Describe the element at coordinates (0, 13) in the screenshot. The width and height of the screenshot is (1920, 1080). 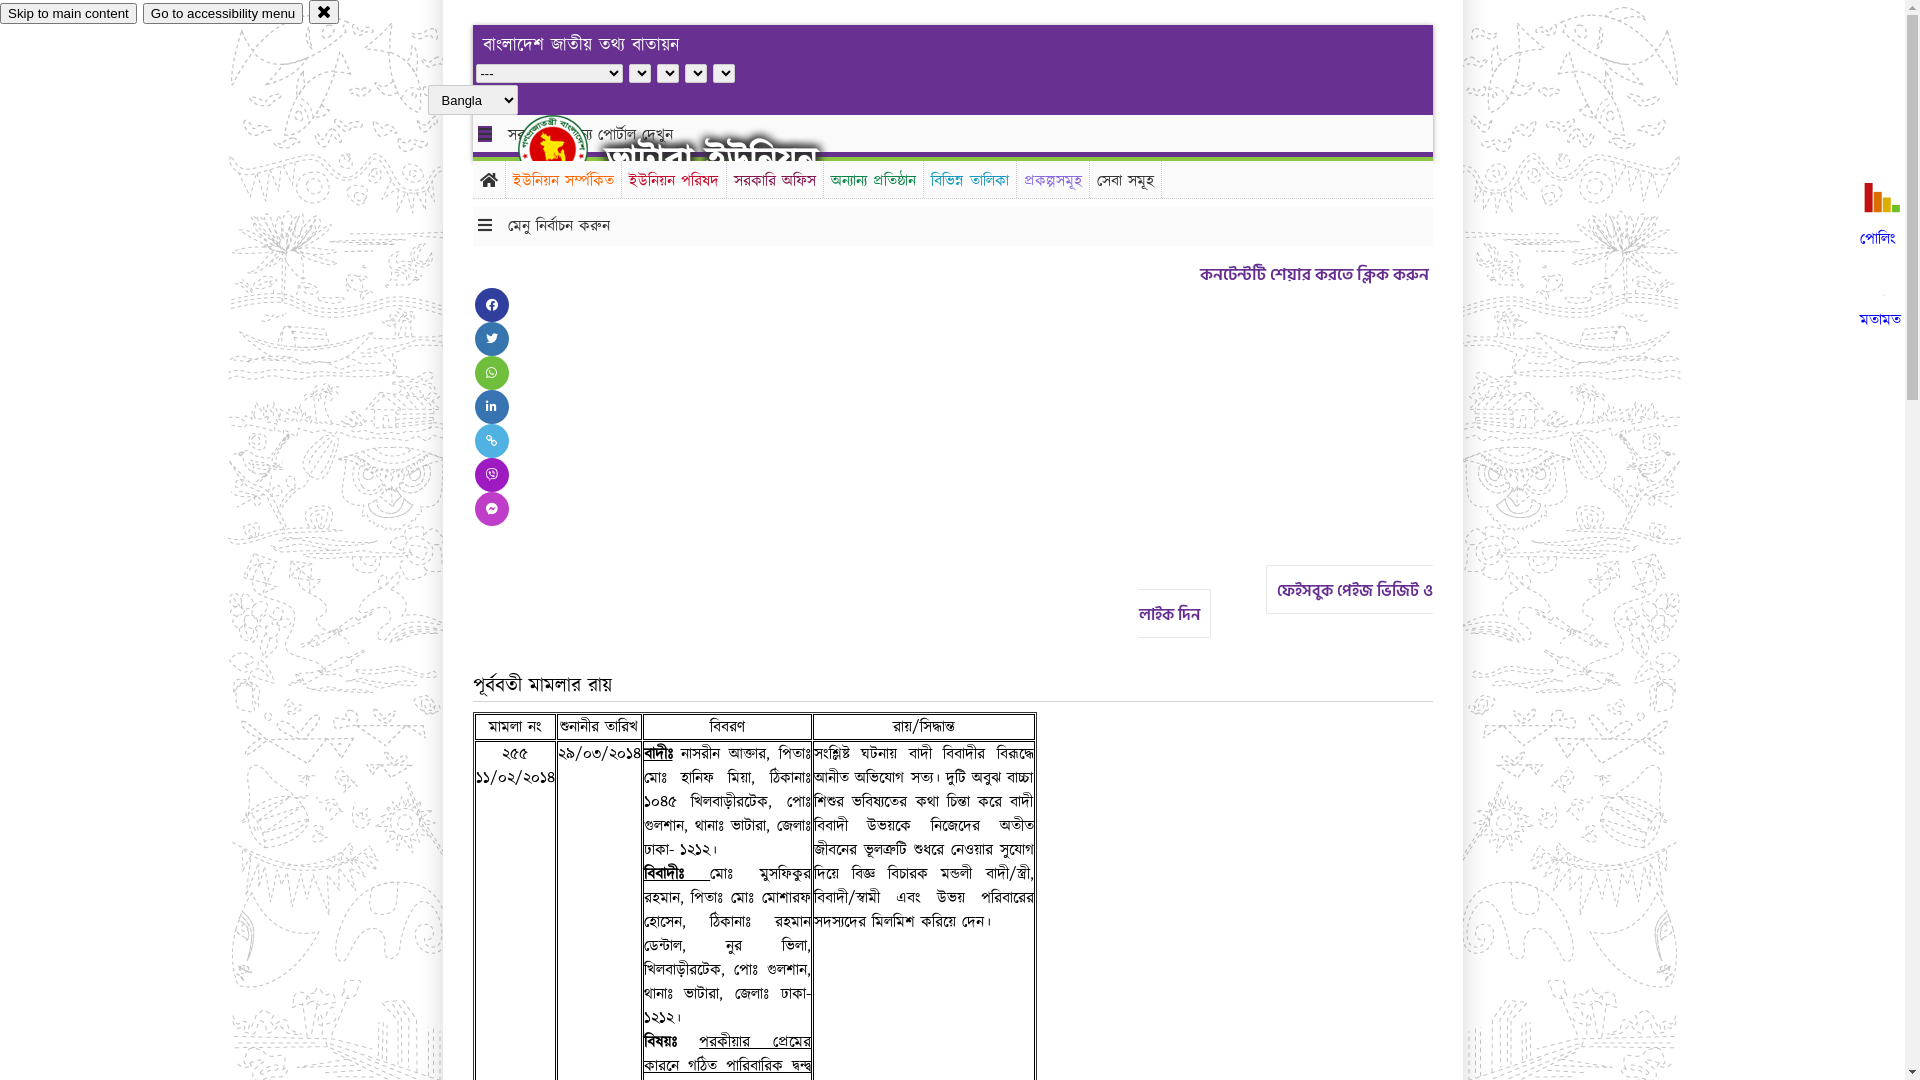
I see `'Skip to main content'` at that location.